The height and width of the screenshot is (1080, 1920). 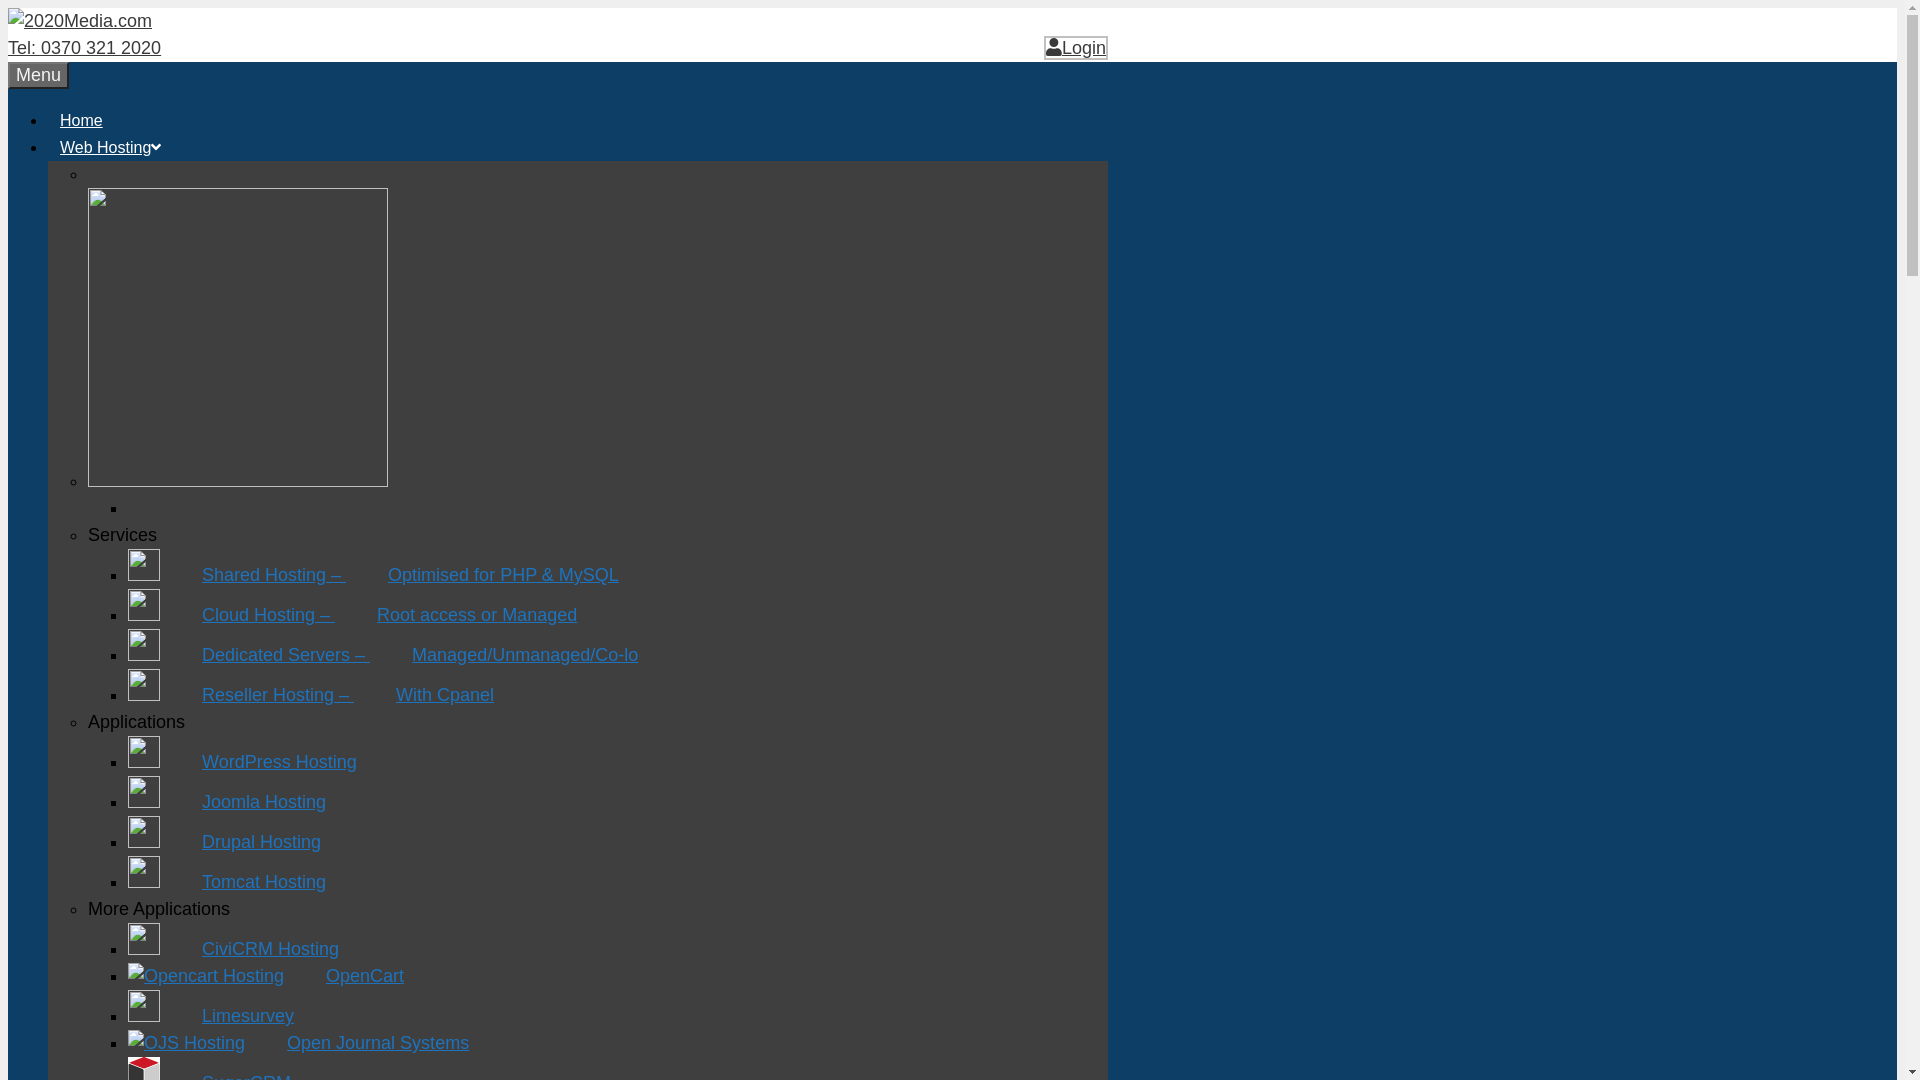 I want to click on 'Tel: 0370 321 2020', so click(x=8, y=46).